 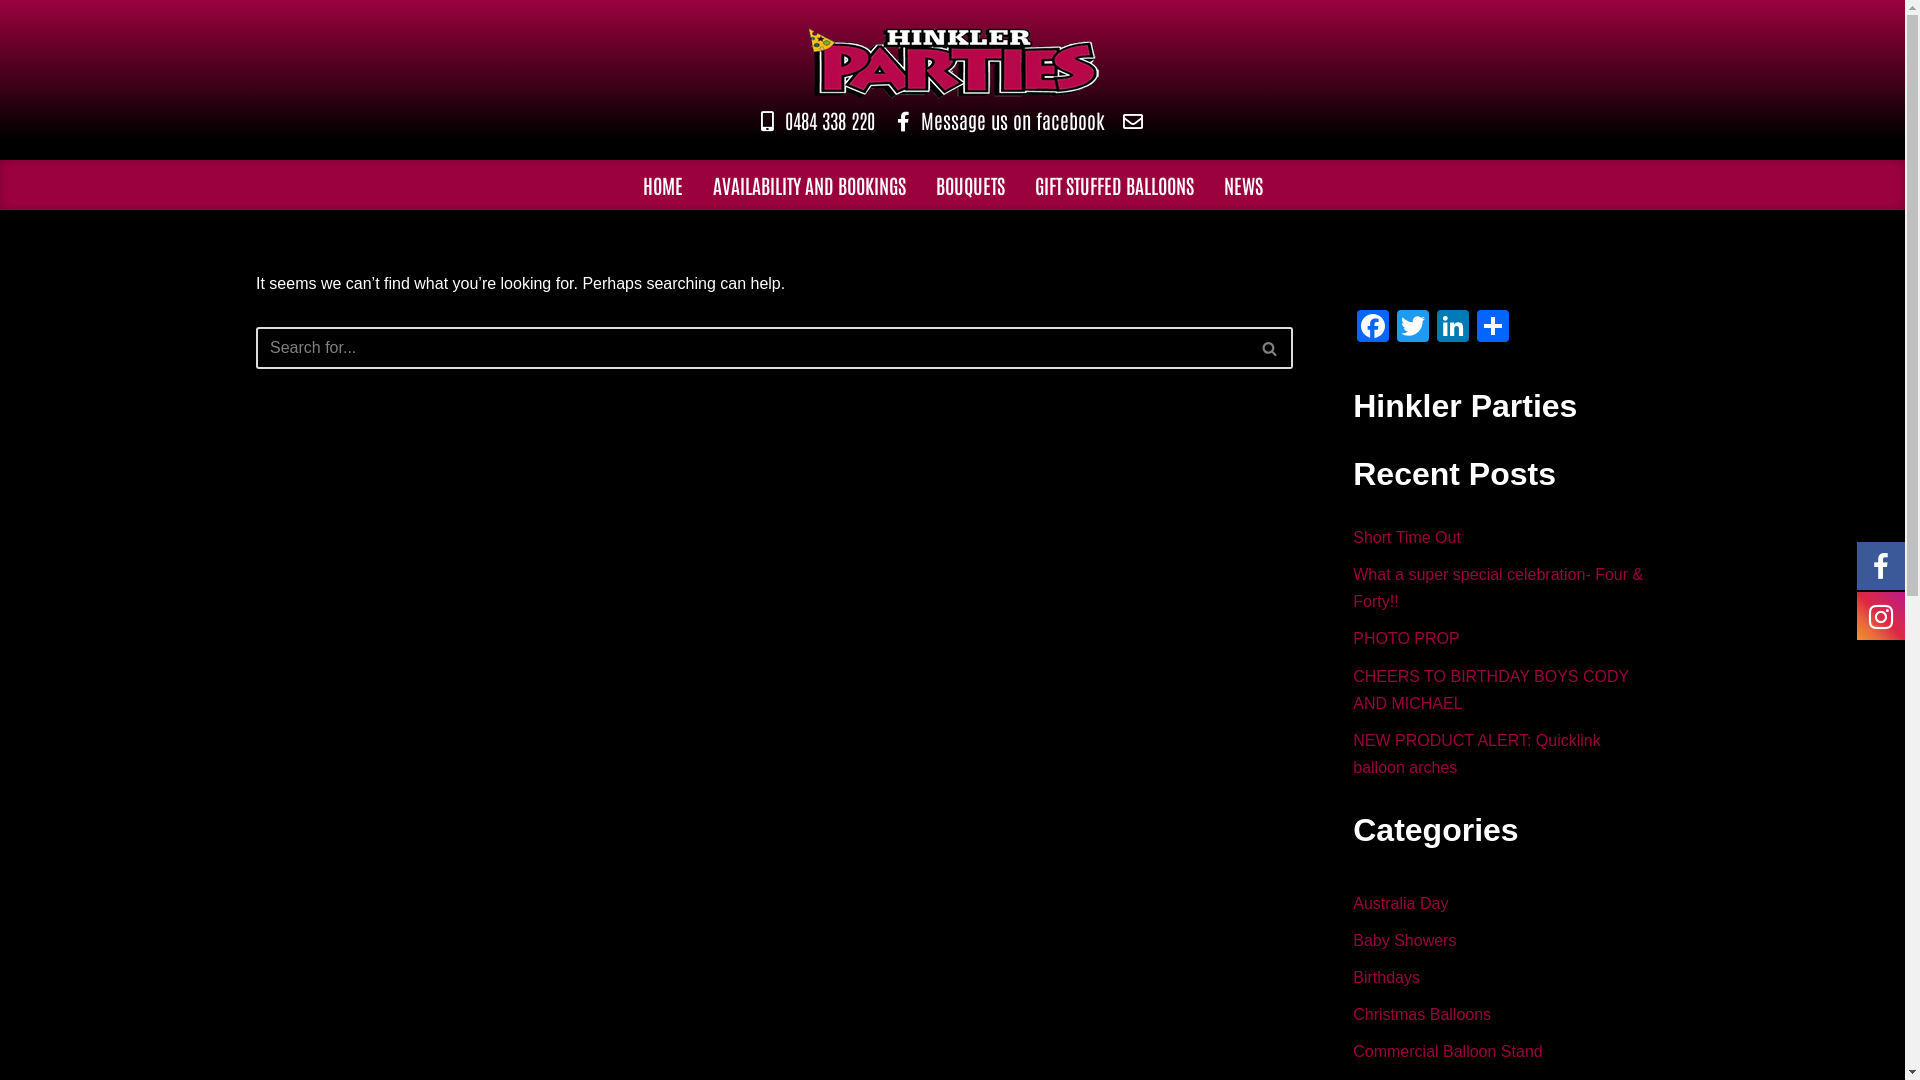 I want to click on 'What a super special celebration- Four & Forty!!', so click(x=1497, y=586).